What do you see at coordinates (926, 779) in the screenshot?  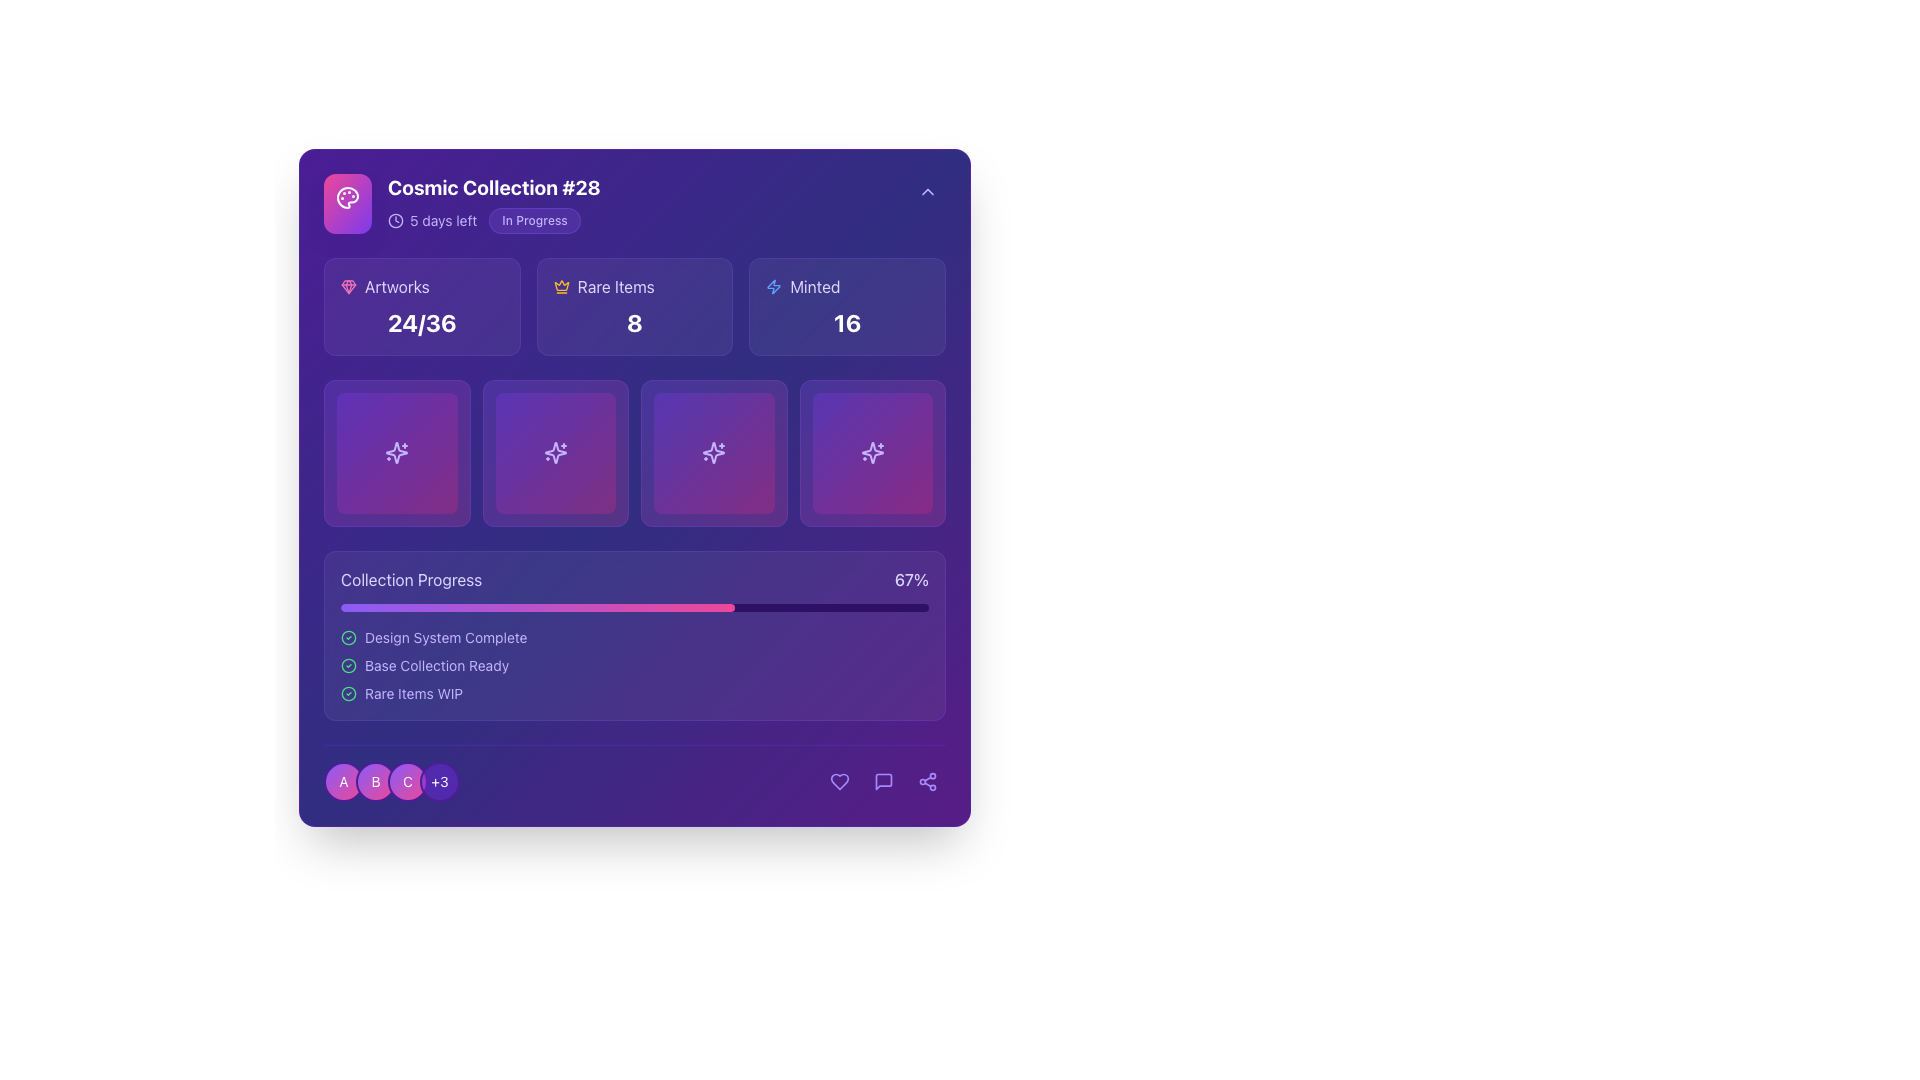 I see `the sharing button located in the bottom-right corner of the section` at bounding box center [926, 779].